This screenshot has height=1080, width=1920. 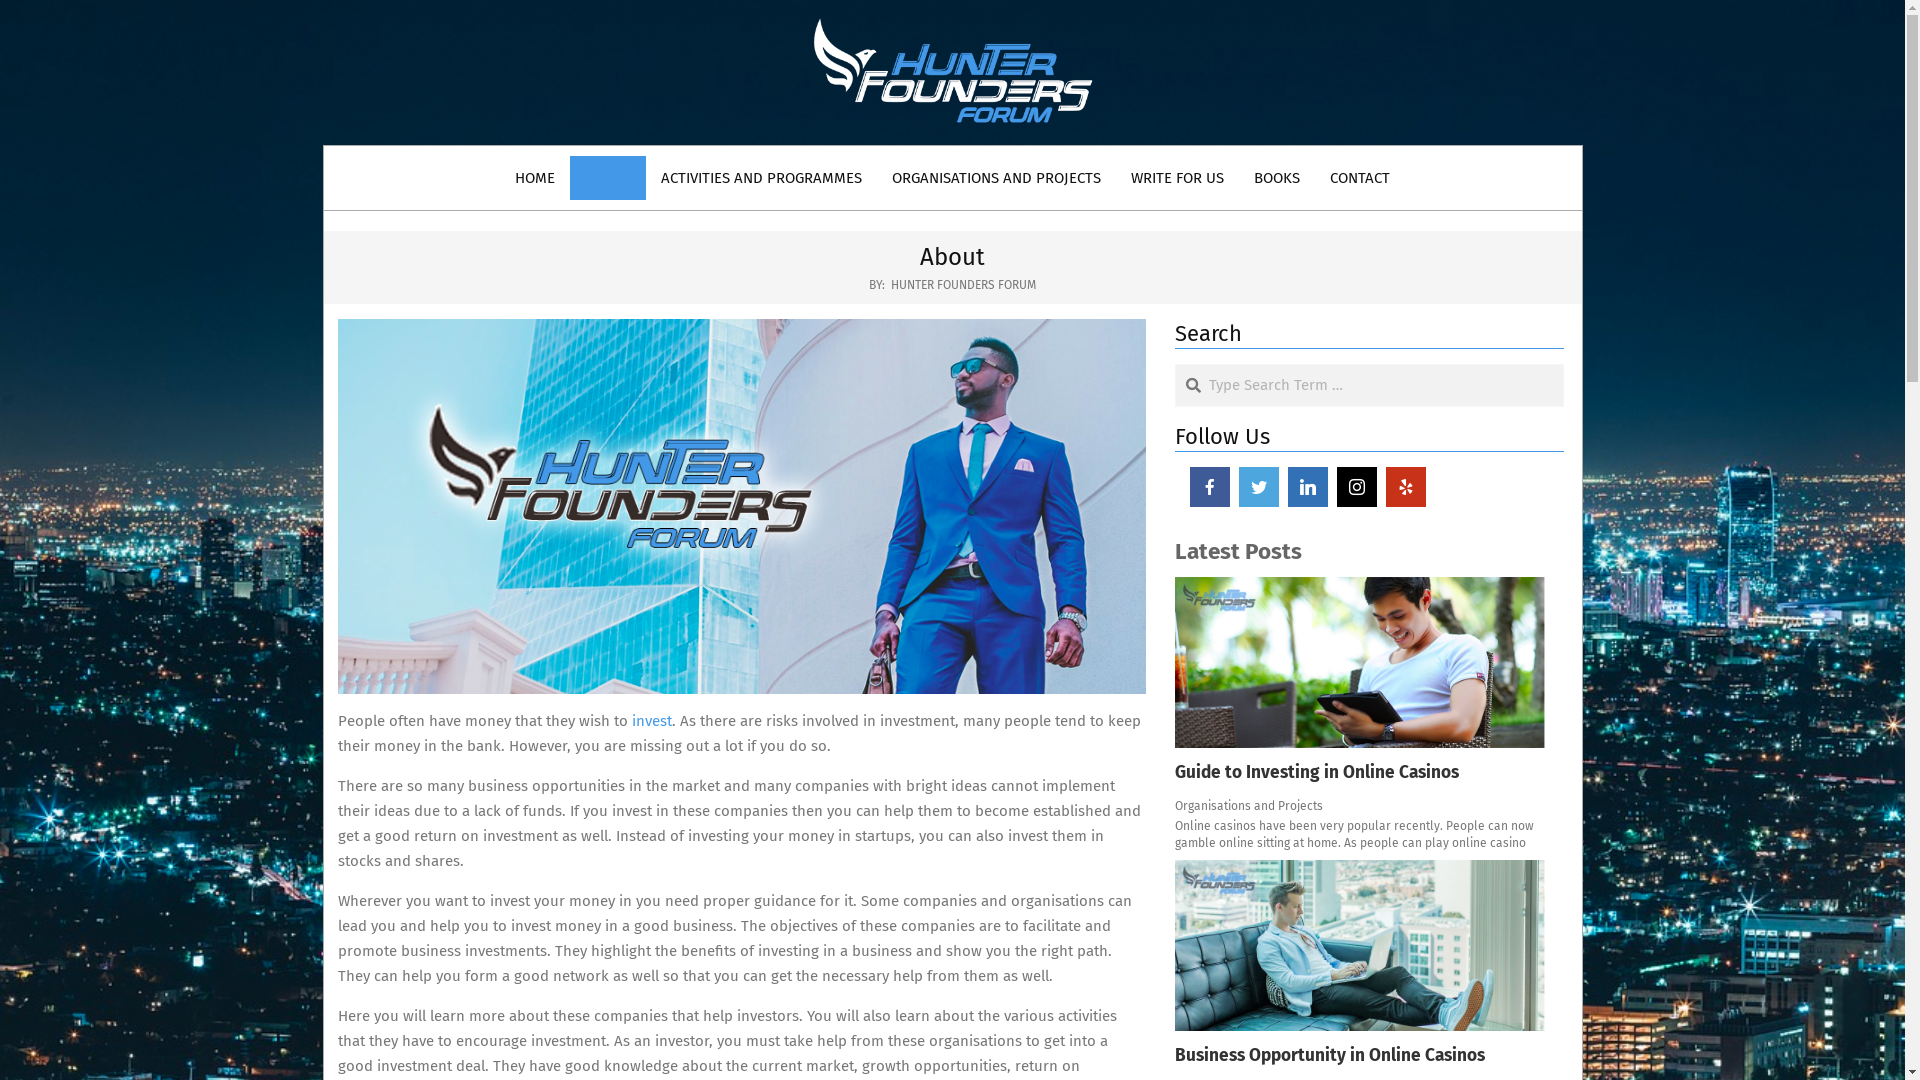 What do you see at coordinates (996, 176) in the screenshot?
I see `'ORGANISATIONS AND PROJECTS'` at bounding box center [996, 176].